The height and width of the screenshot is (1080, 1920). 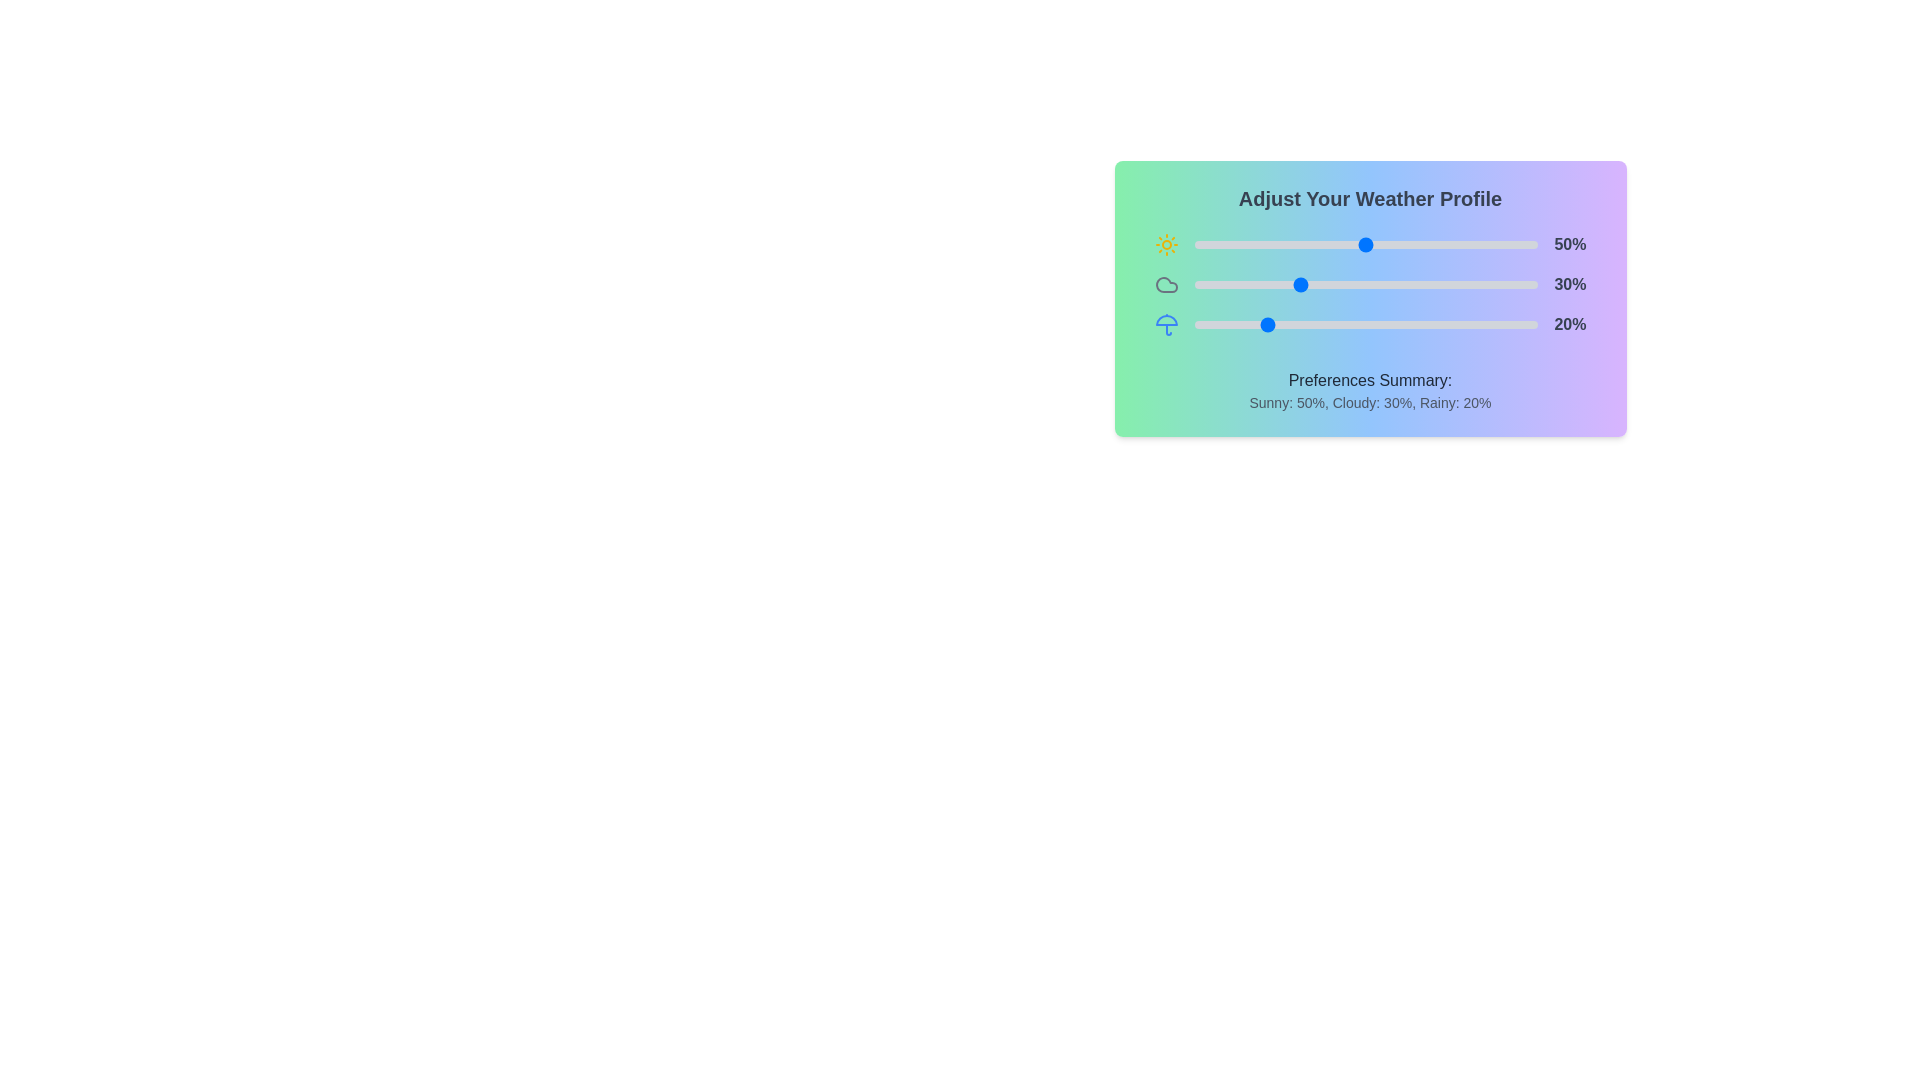 What do you see at coordinates (1203, 244) in the screenshot?
I see `the 'Sunny' slider to 3%` at bounding box center [1203, 244].